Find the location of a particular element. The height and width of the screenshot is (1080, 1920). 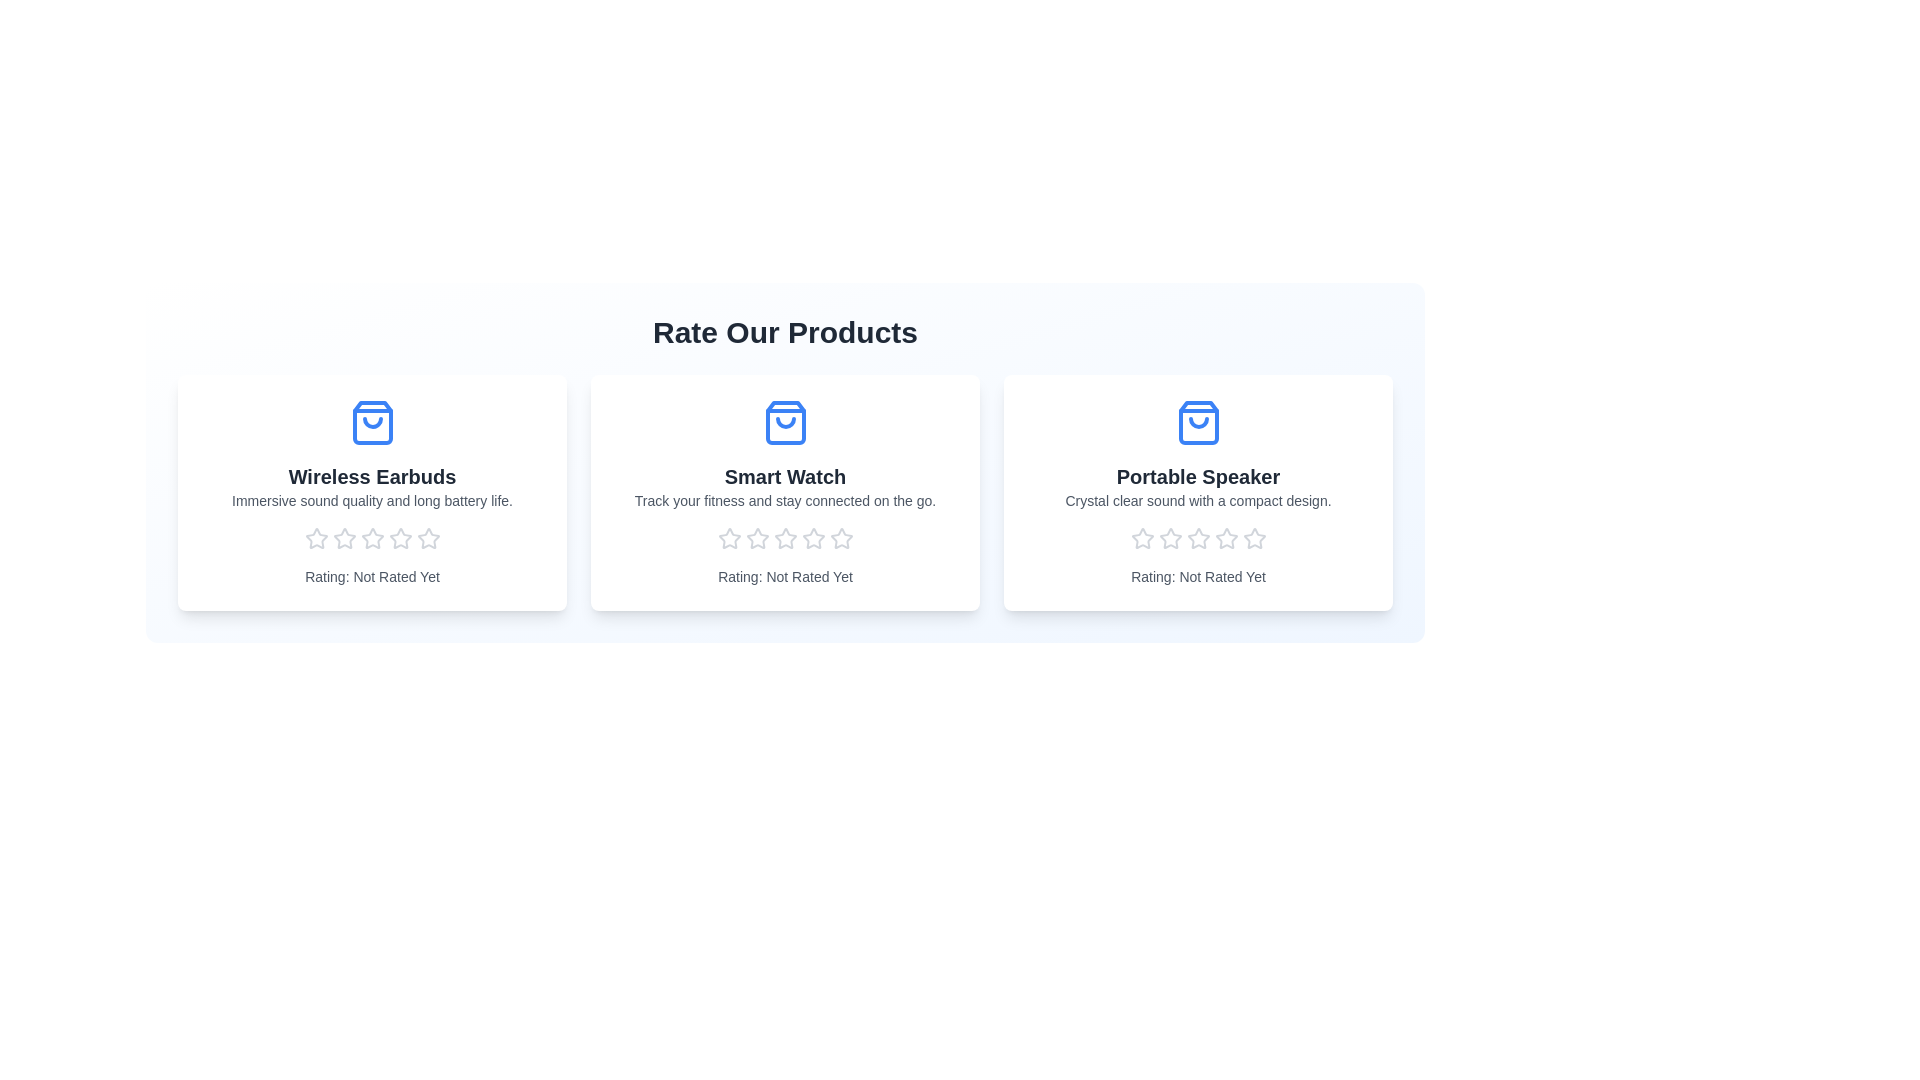

the product card for Wireless Earbuds is located at coordinates (372, 493).